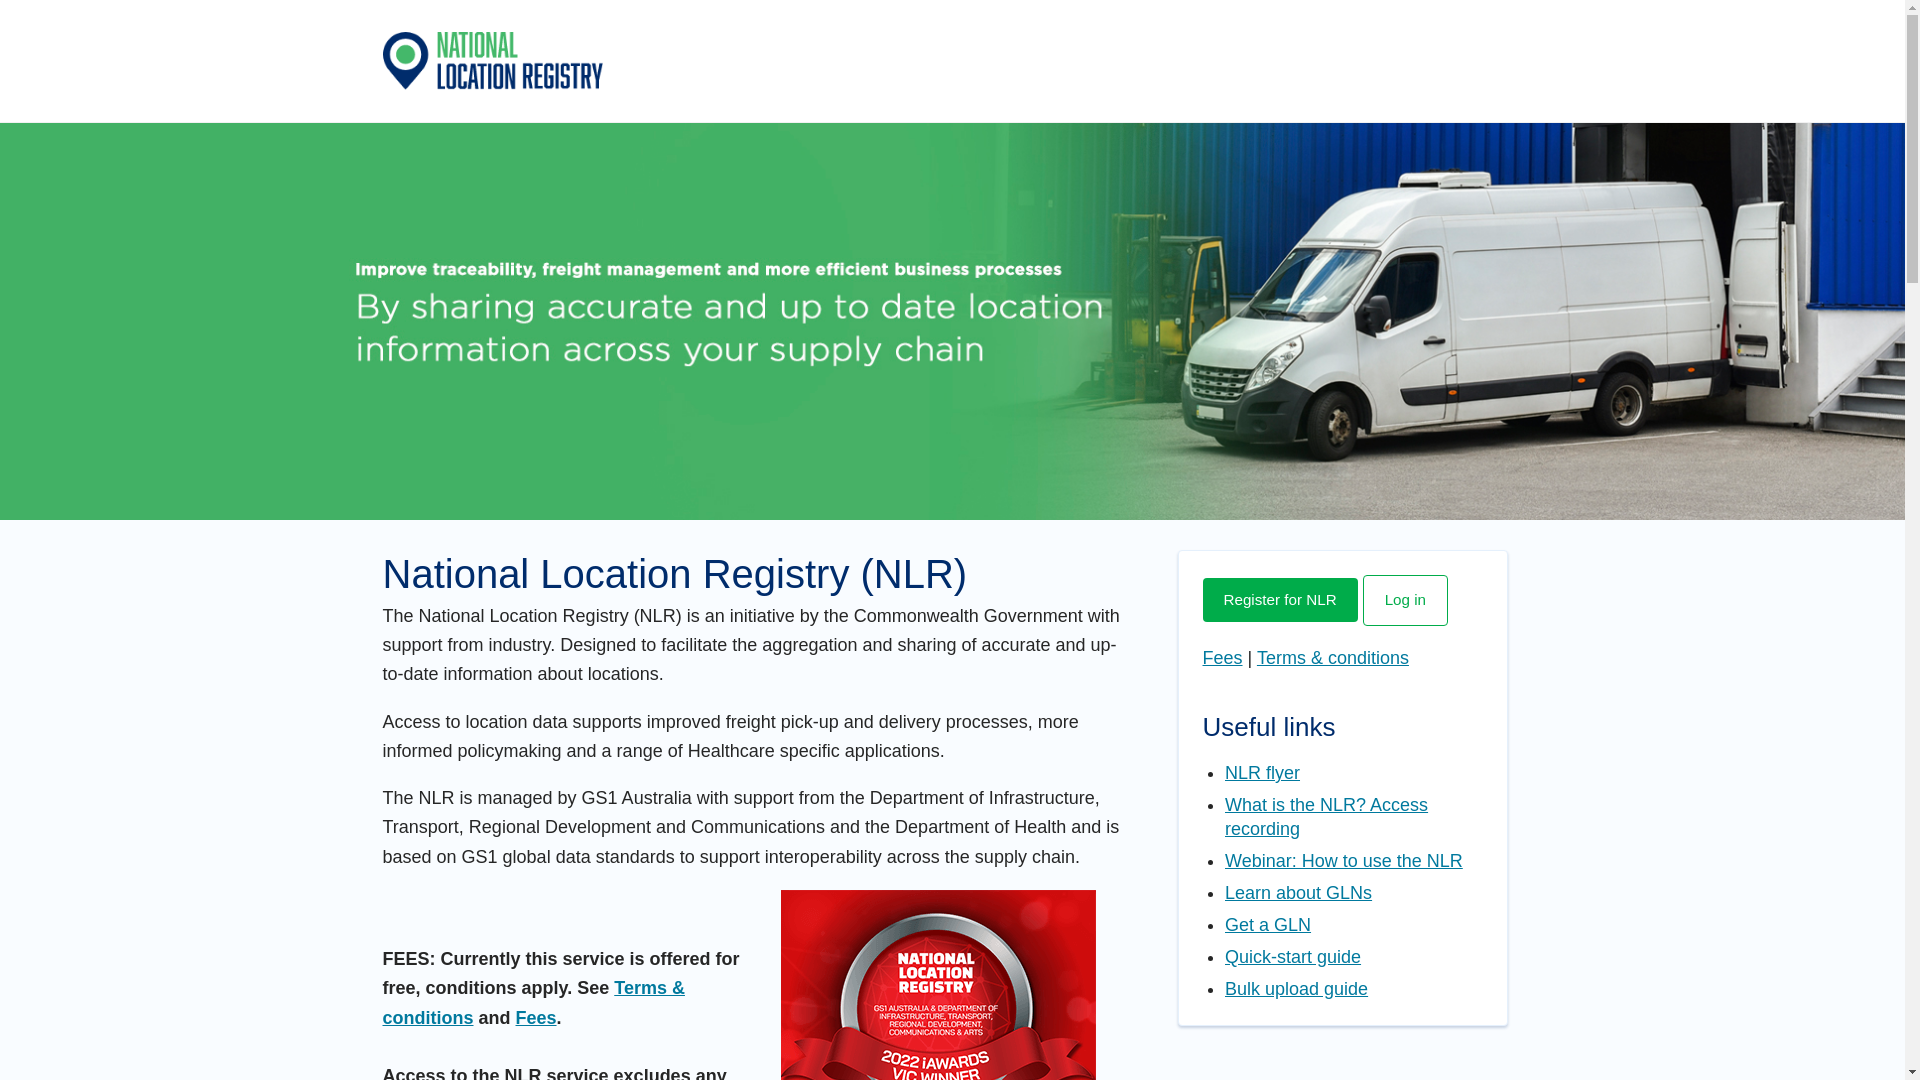 This screenshot has height=1080, width=1920. Describe the element at coordinates (1266, 925) in the screenshot. I see `'Get a GLN'` at that location.